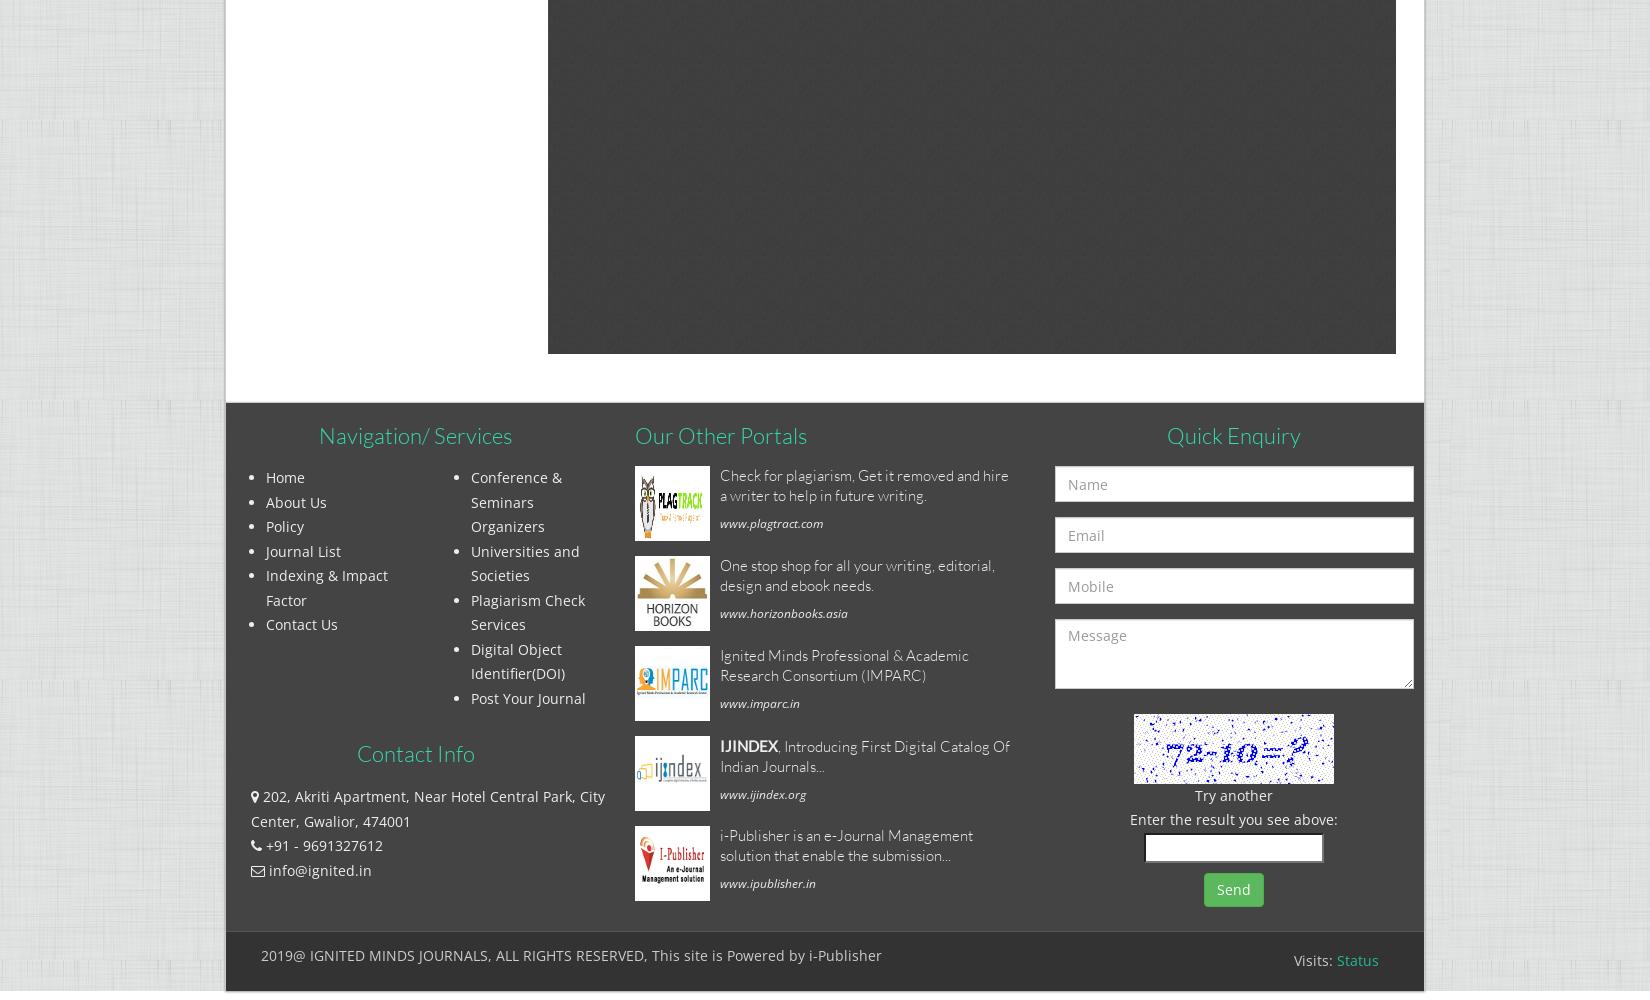 The height and width of the screenshot is (1000, 1650). What do you see at coordinates (783, 612) in the screenshot?
I see `'www.horizonbooks.asia'` at bounding box center [783, 612].